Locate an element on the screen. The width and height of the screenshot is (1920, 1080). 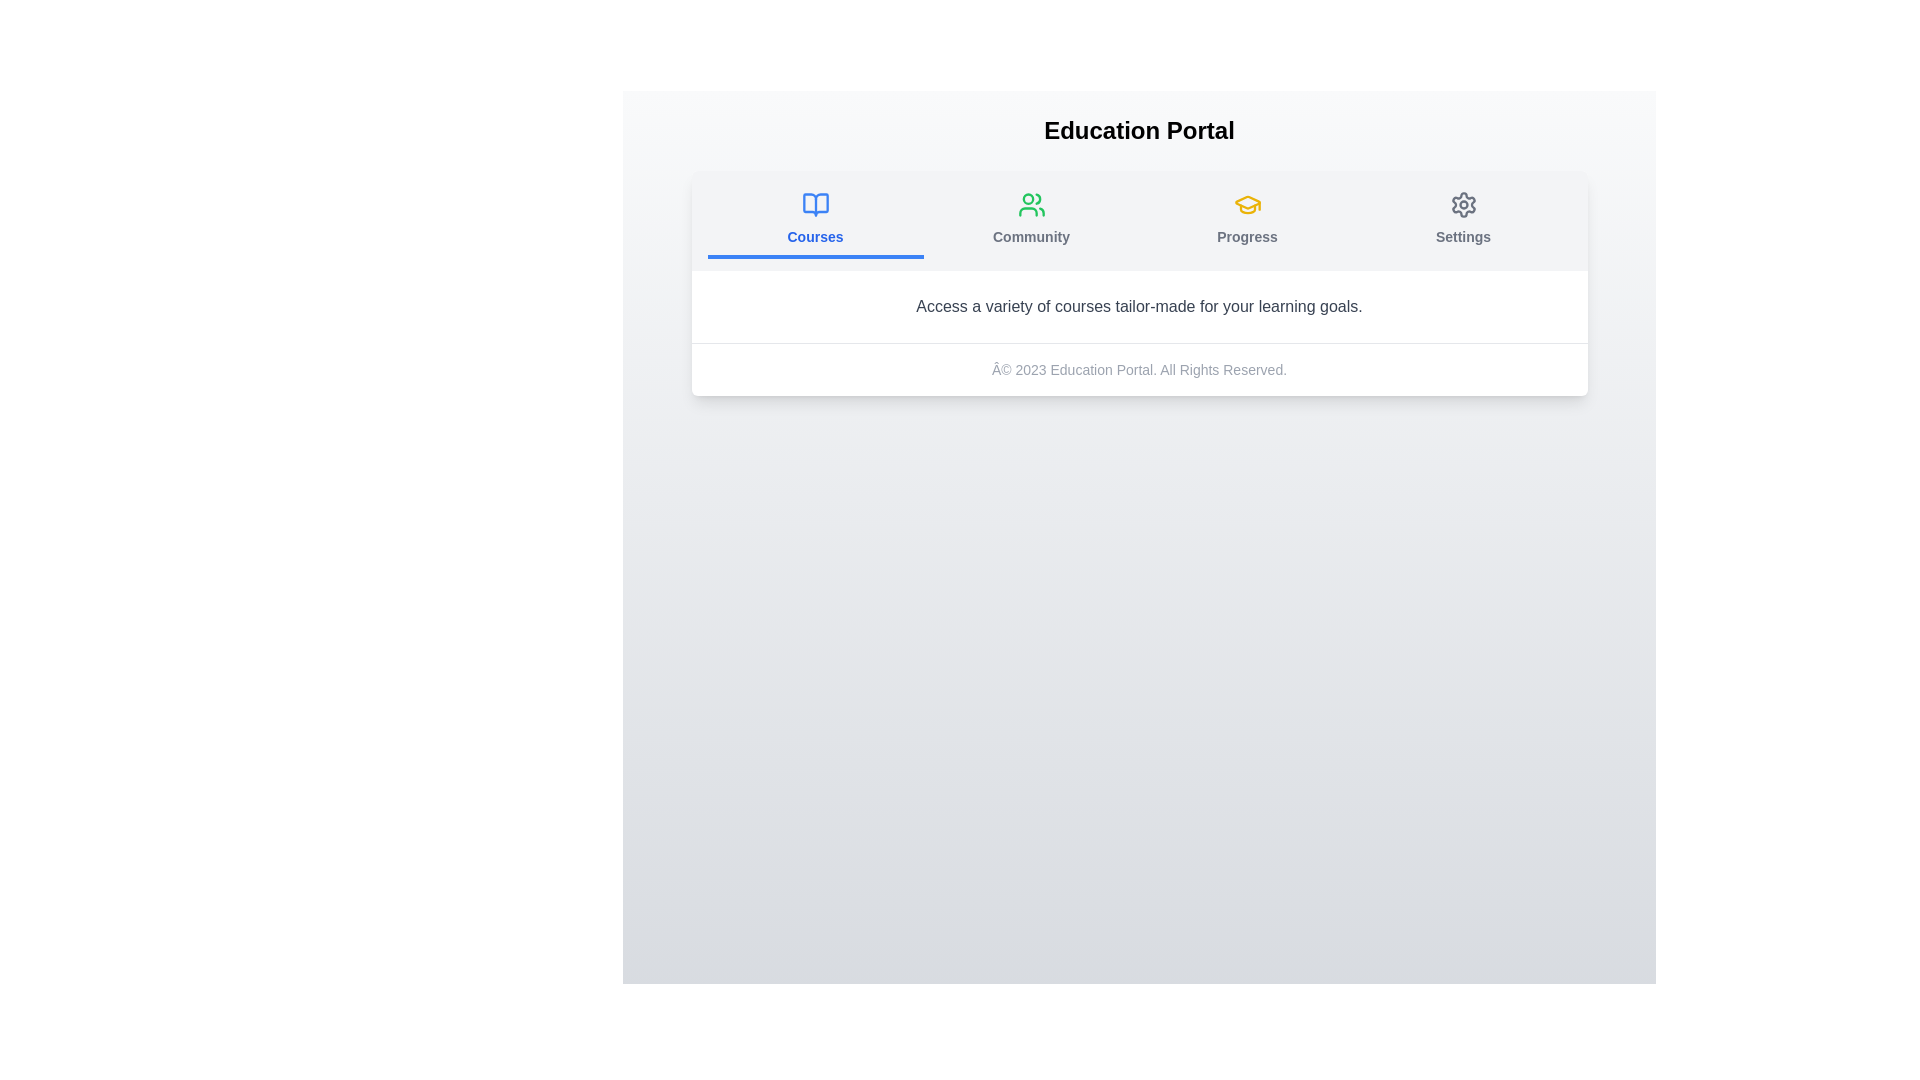
the 'Progress' text label located below the graduation cap icon and to the left of the 'Community' label is located at coordinates (1246, 235).